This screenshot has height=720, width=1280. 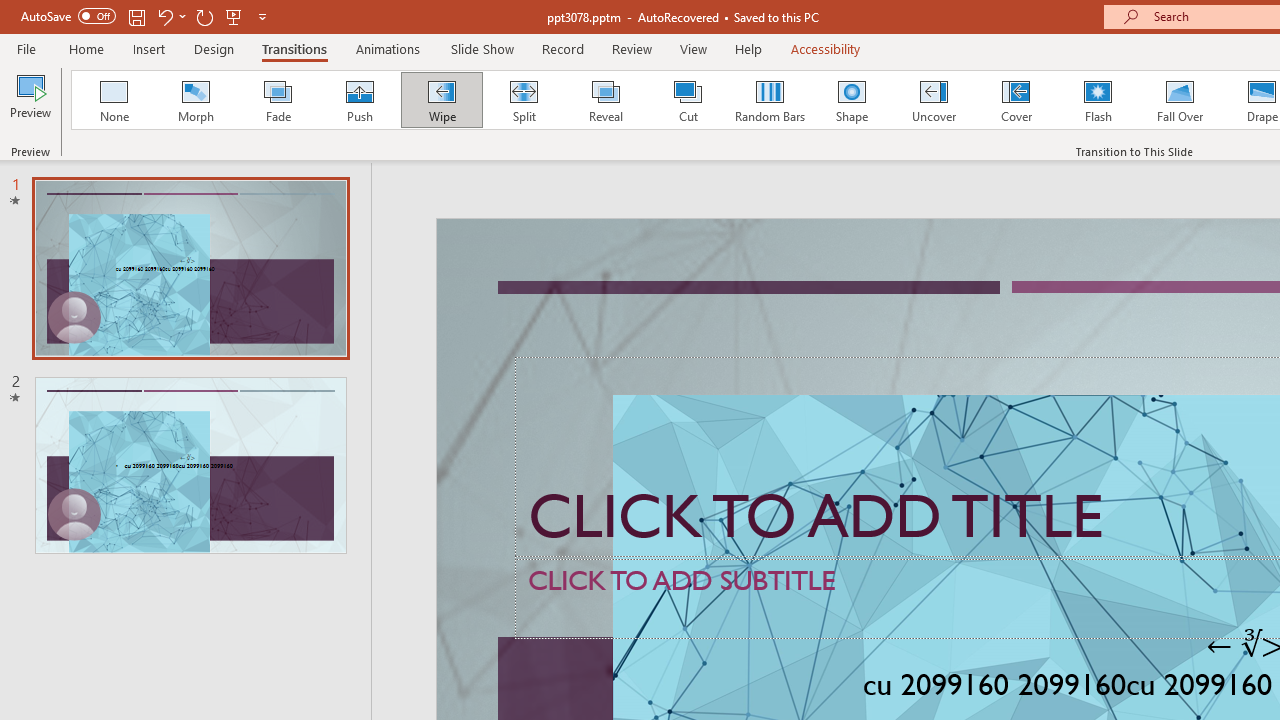 I want to click on 'Cover', so click(x=1016, y=100).